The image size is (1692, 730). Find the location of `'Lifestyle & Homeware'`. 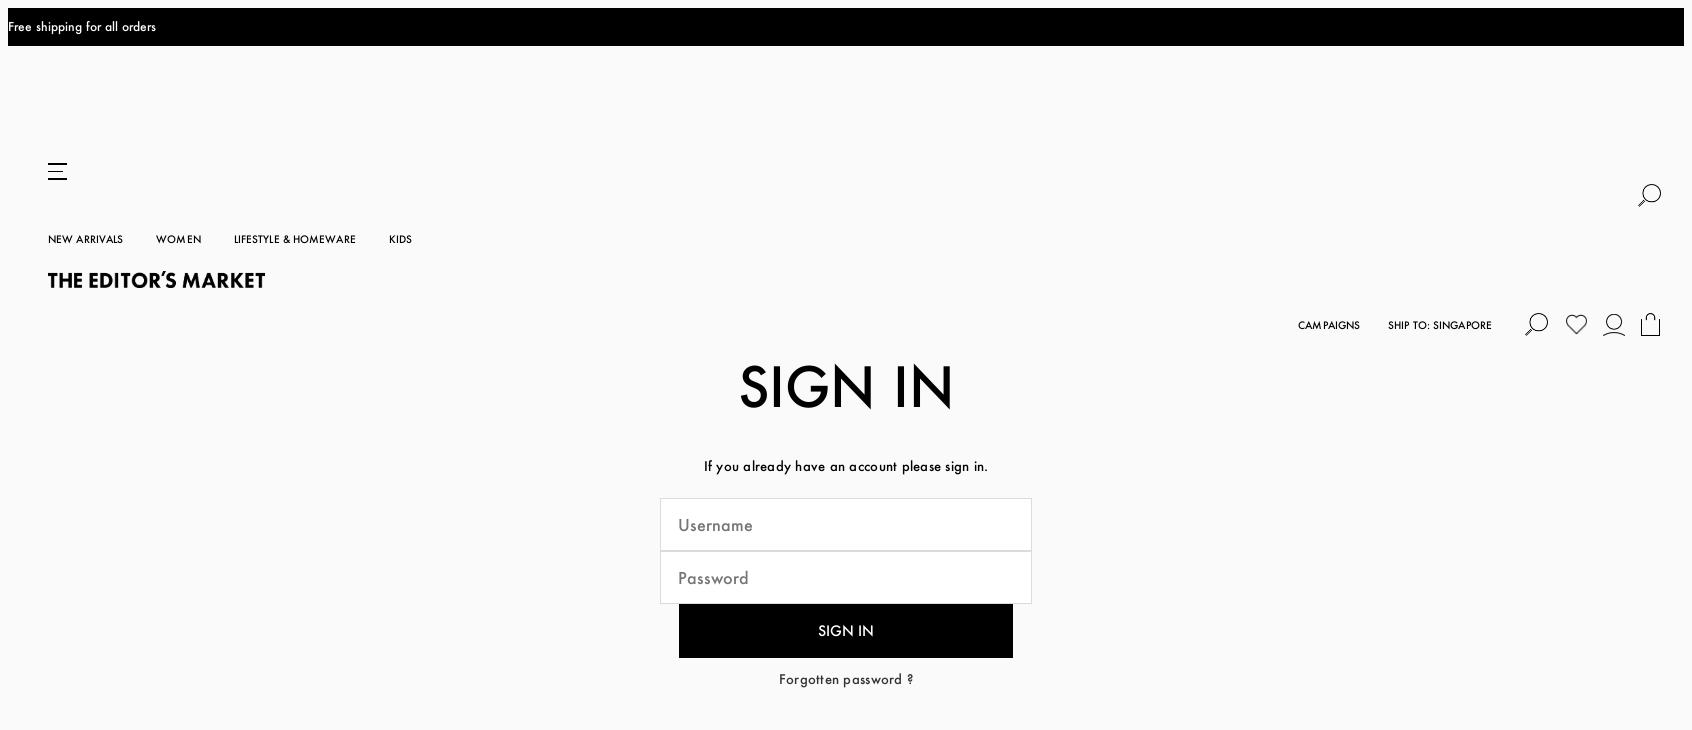

'Lifestyle & Homeware' is located at coordinates (293, 79).